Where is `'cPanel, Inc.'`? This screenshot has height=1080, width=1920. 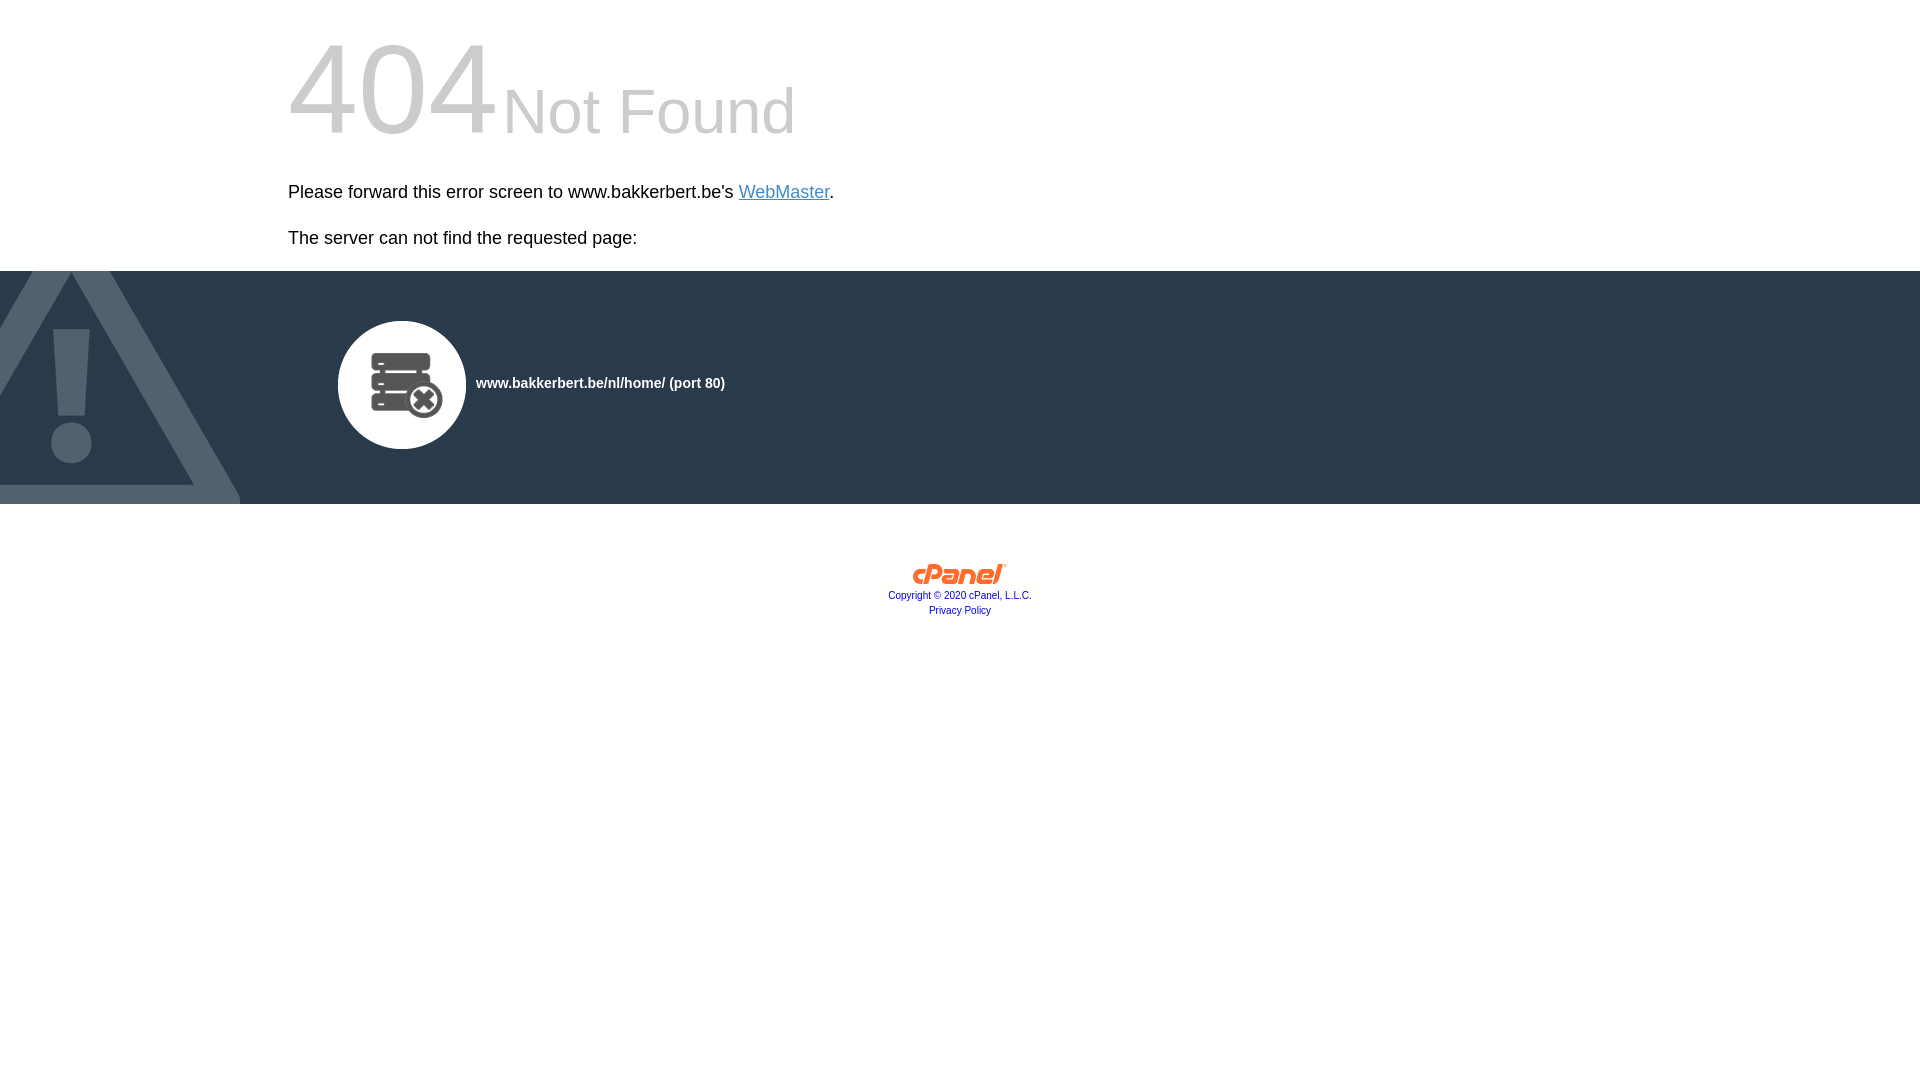
'cPanel, Inc.' is located at coordinates (960, 578).